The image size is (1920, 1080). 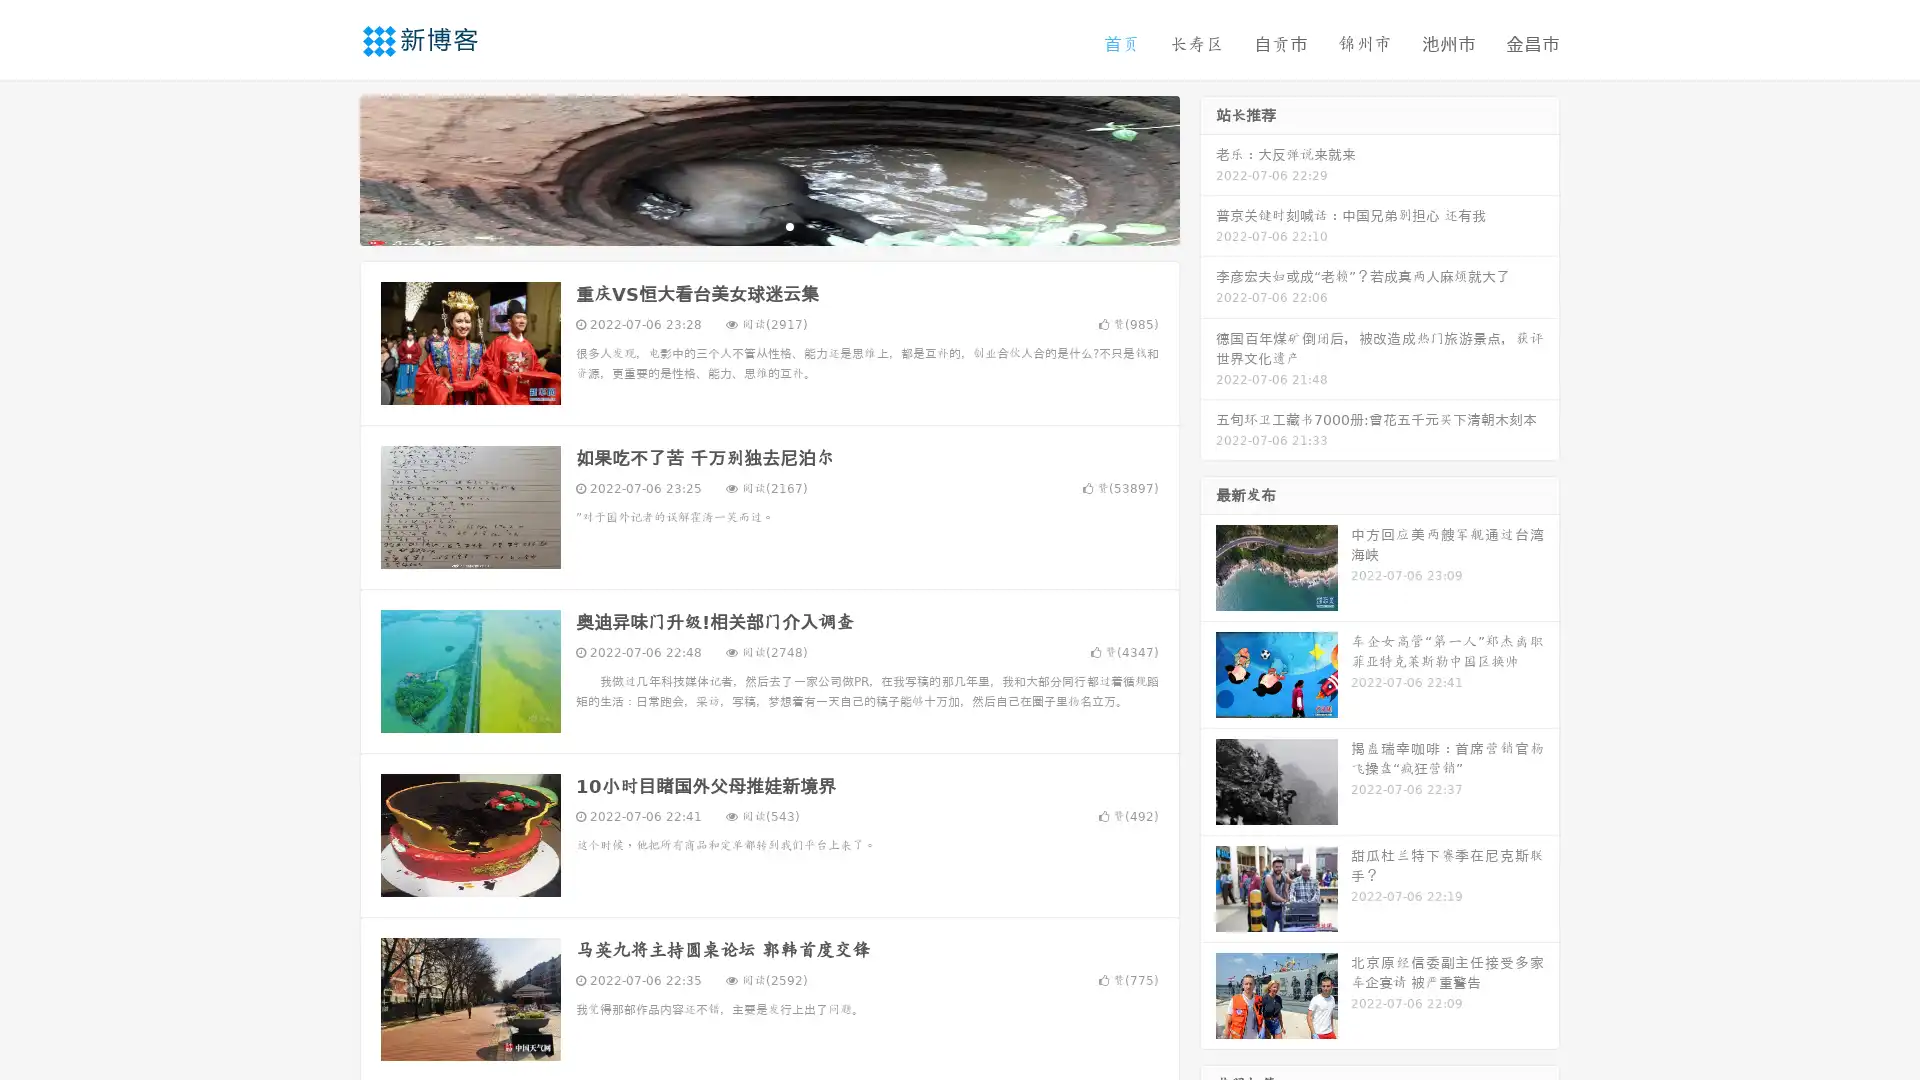 I want to click on Go to slide 1, so click(x=748, y=225).